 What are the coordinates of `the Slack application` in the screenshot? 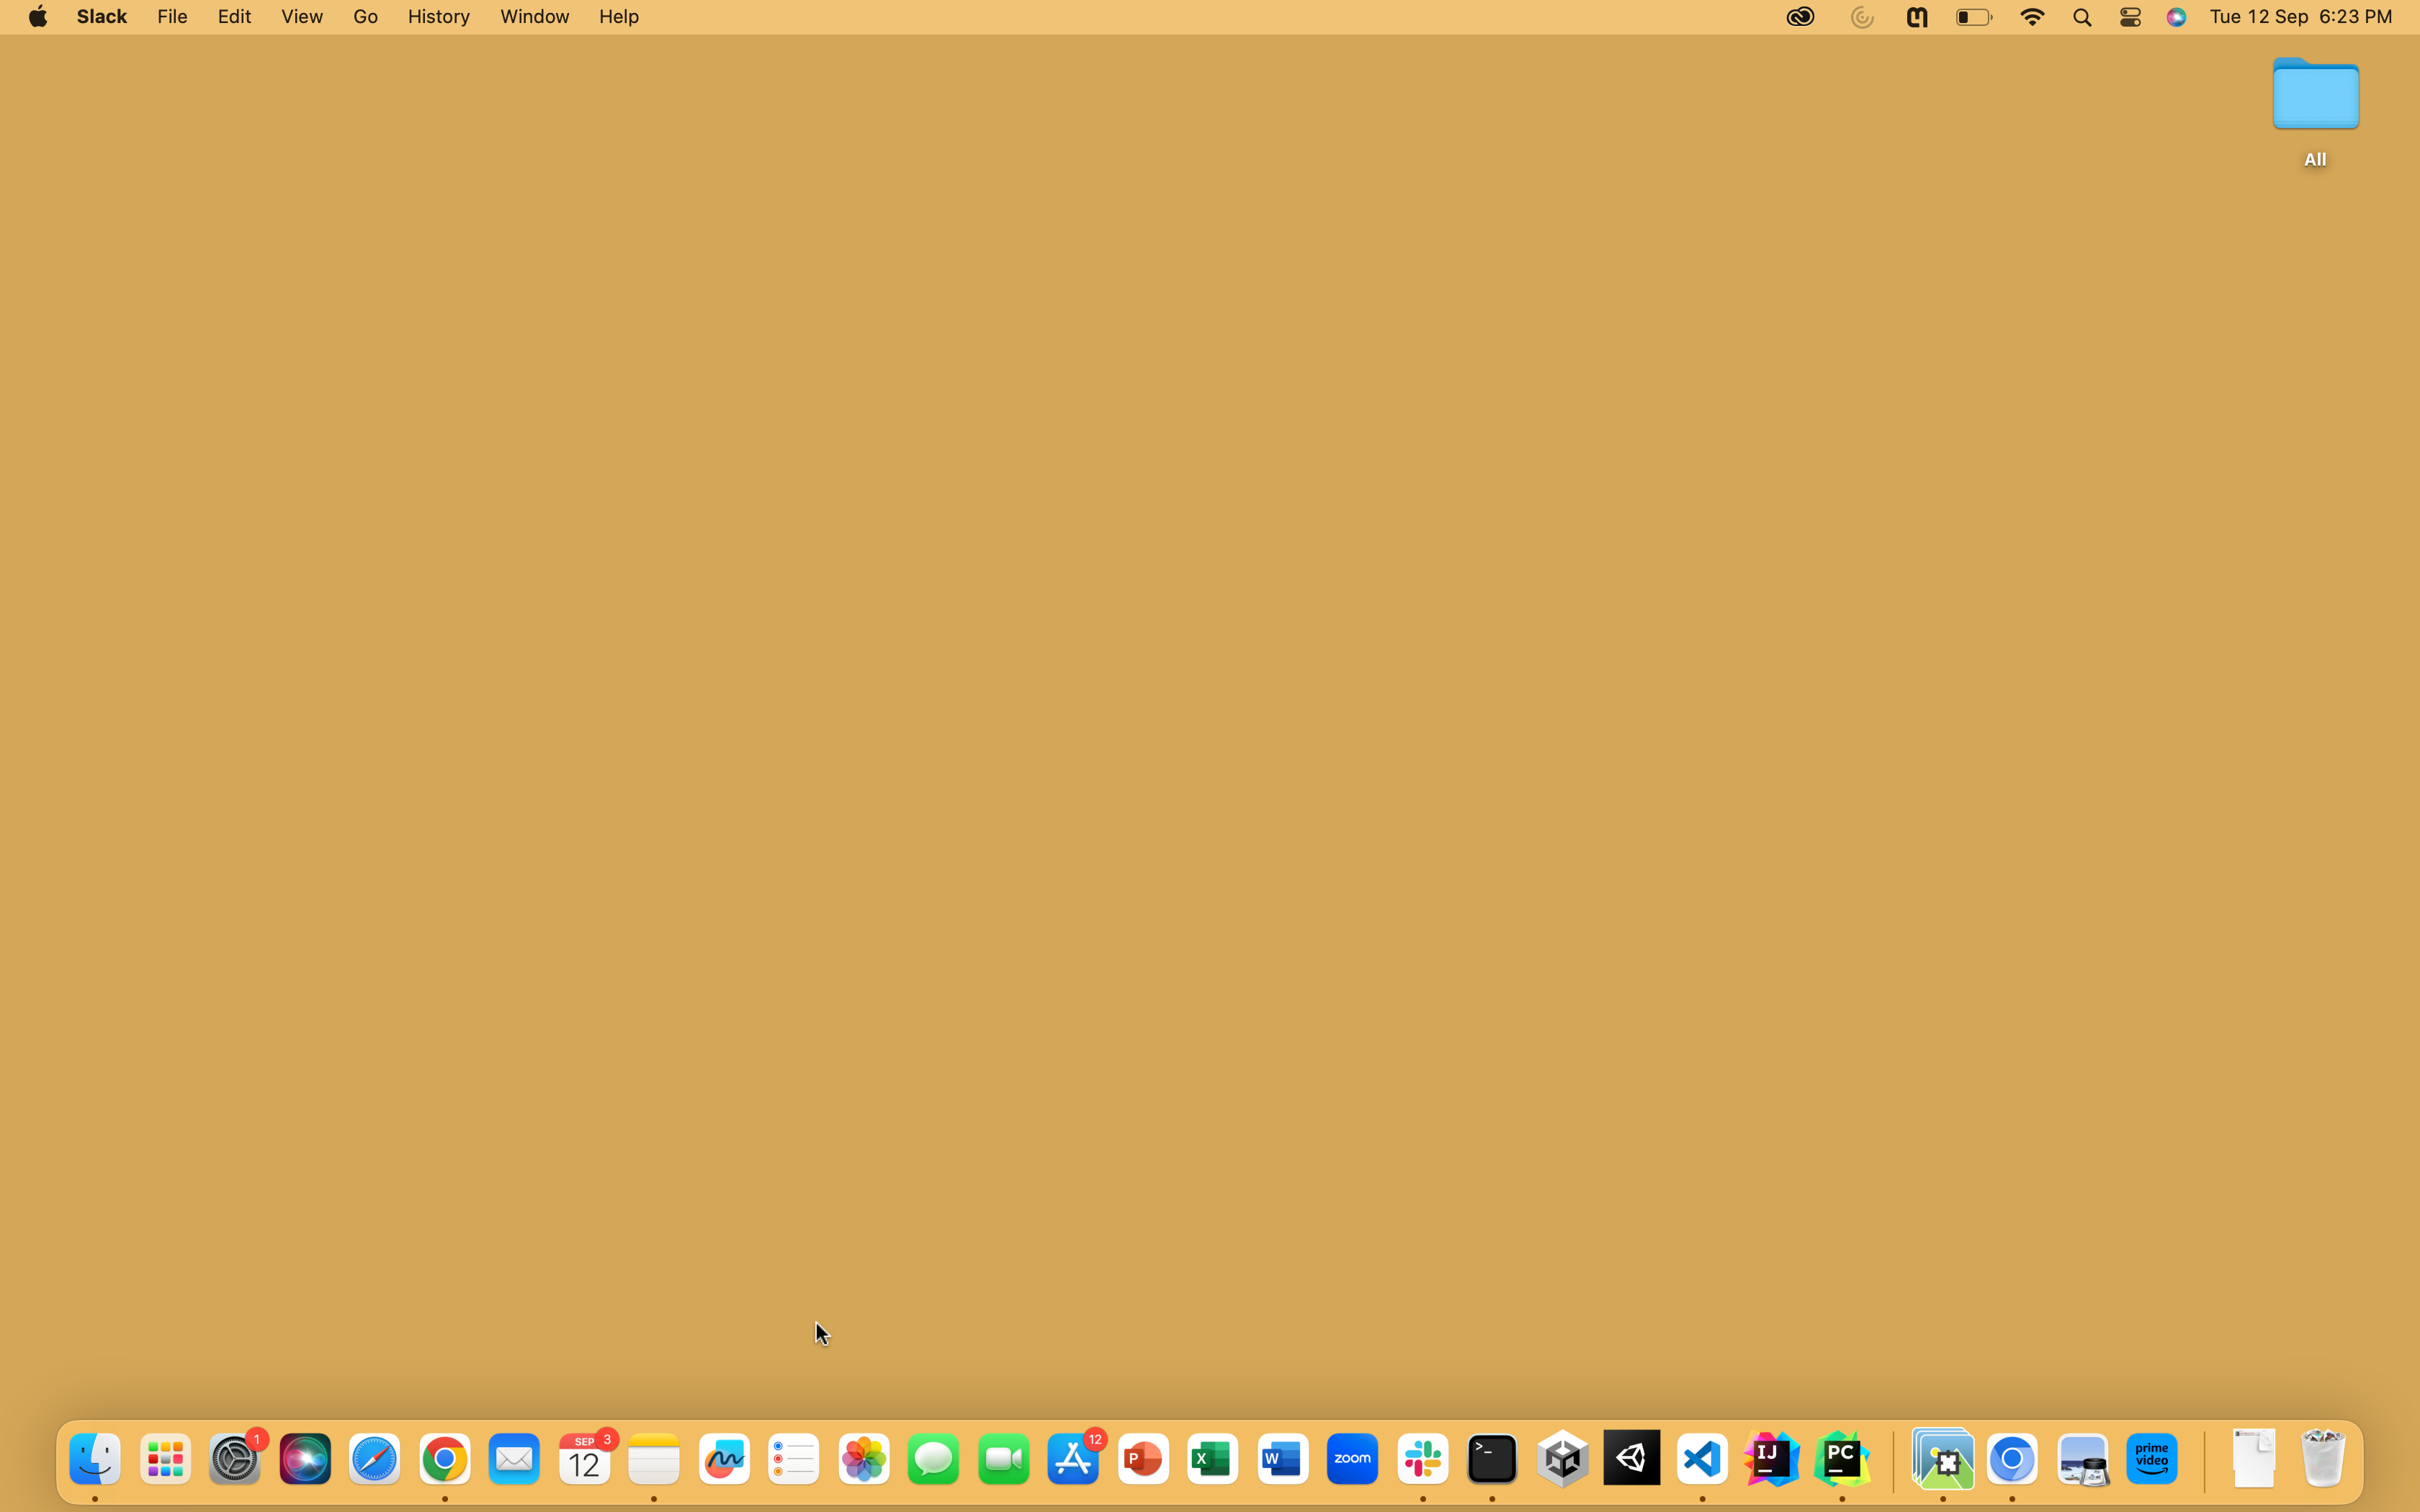 It's located at (102, 19).